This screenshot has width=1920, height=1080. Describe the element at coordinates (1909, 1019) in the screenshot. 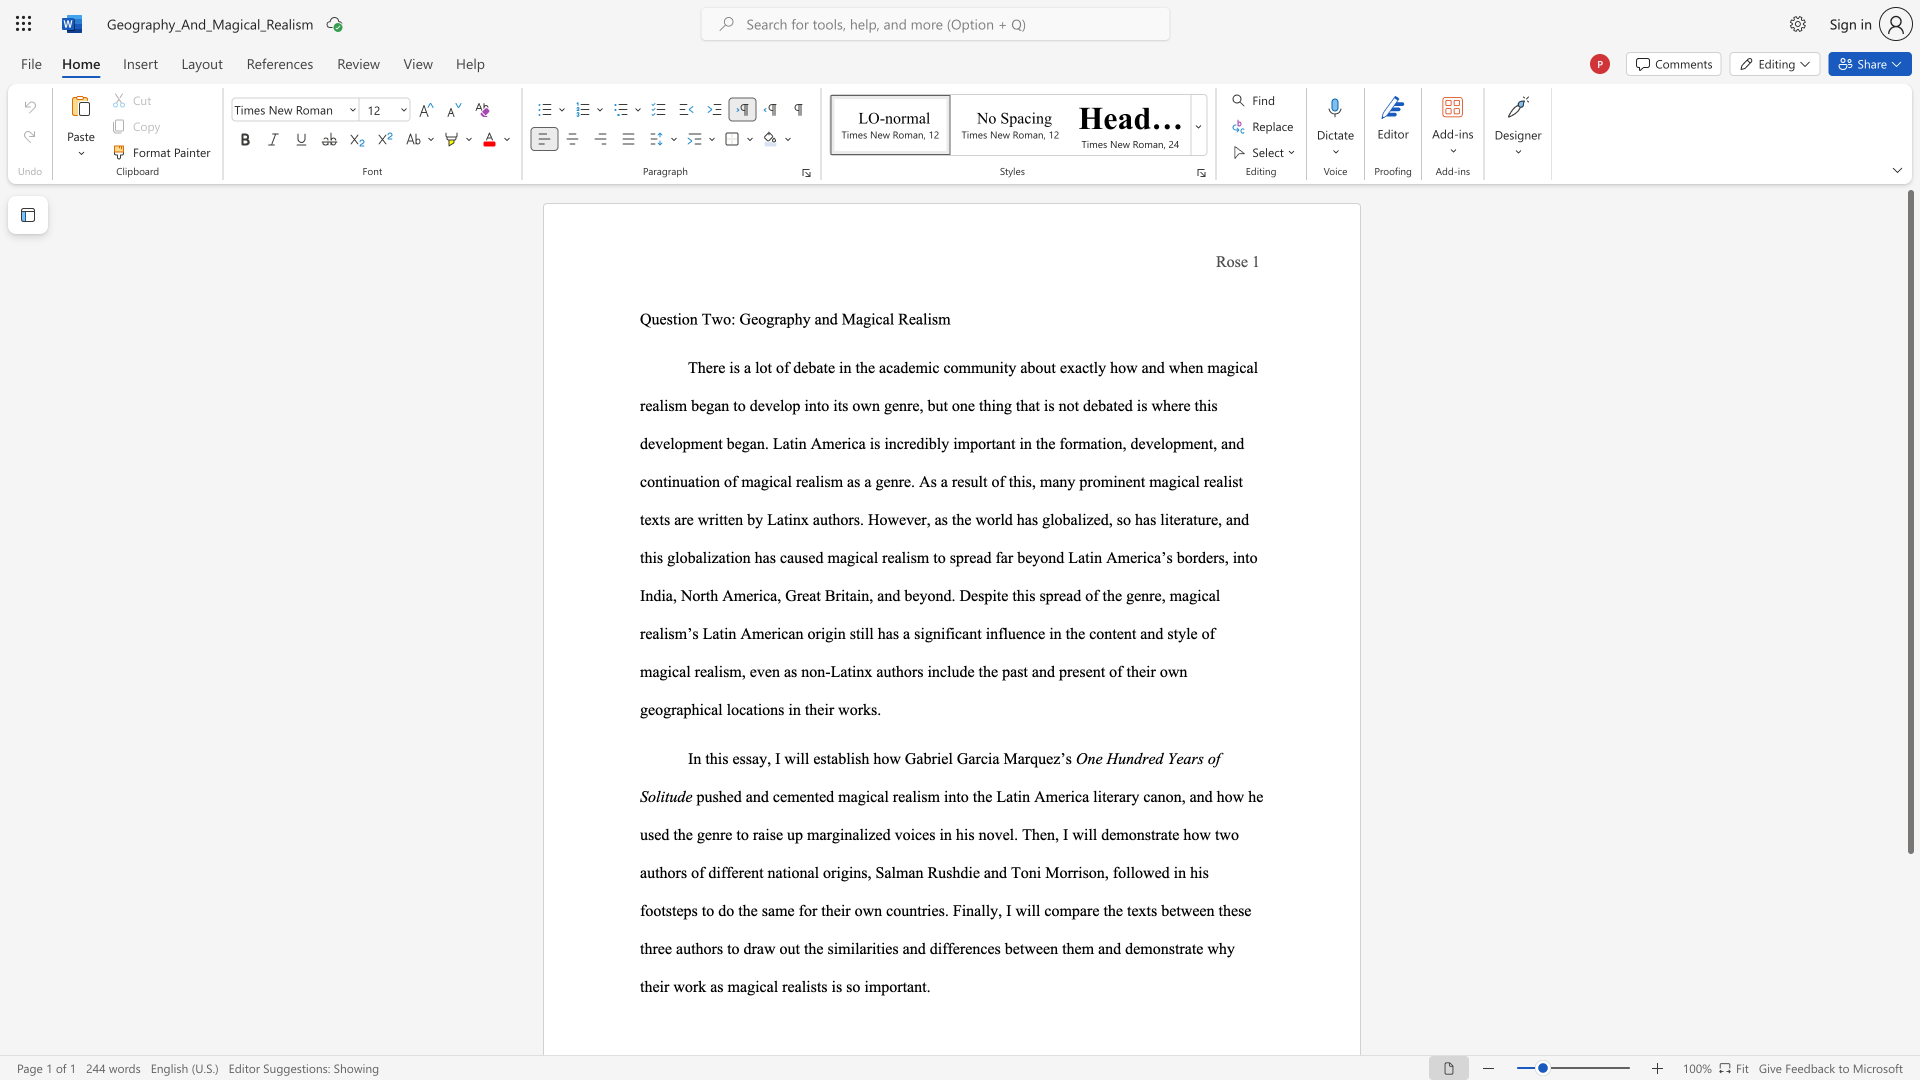

I see `the scrollbar on the right to move the page downward` at that location.